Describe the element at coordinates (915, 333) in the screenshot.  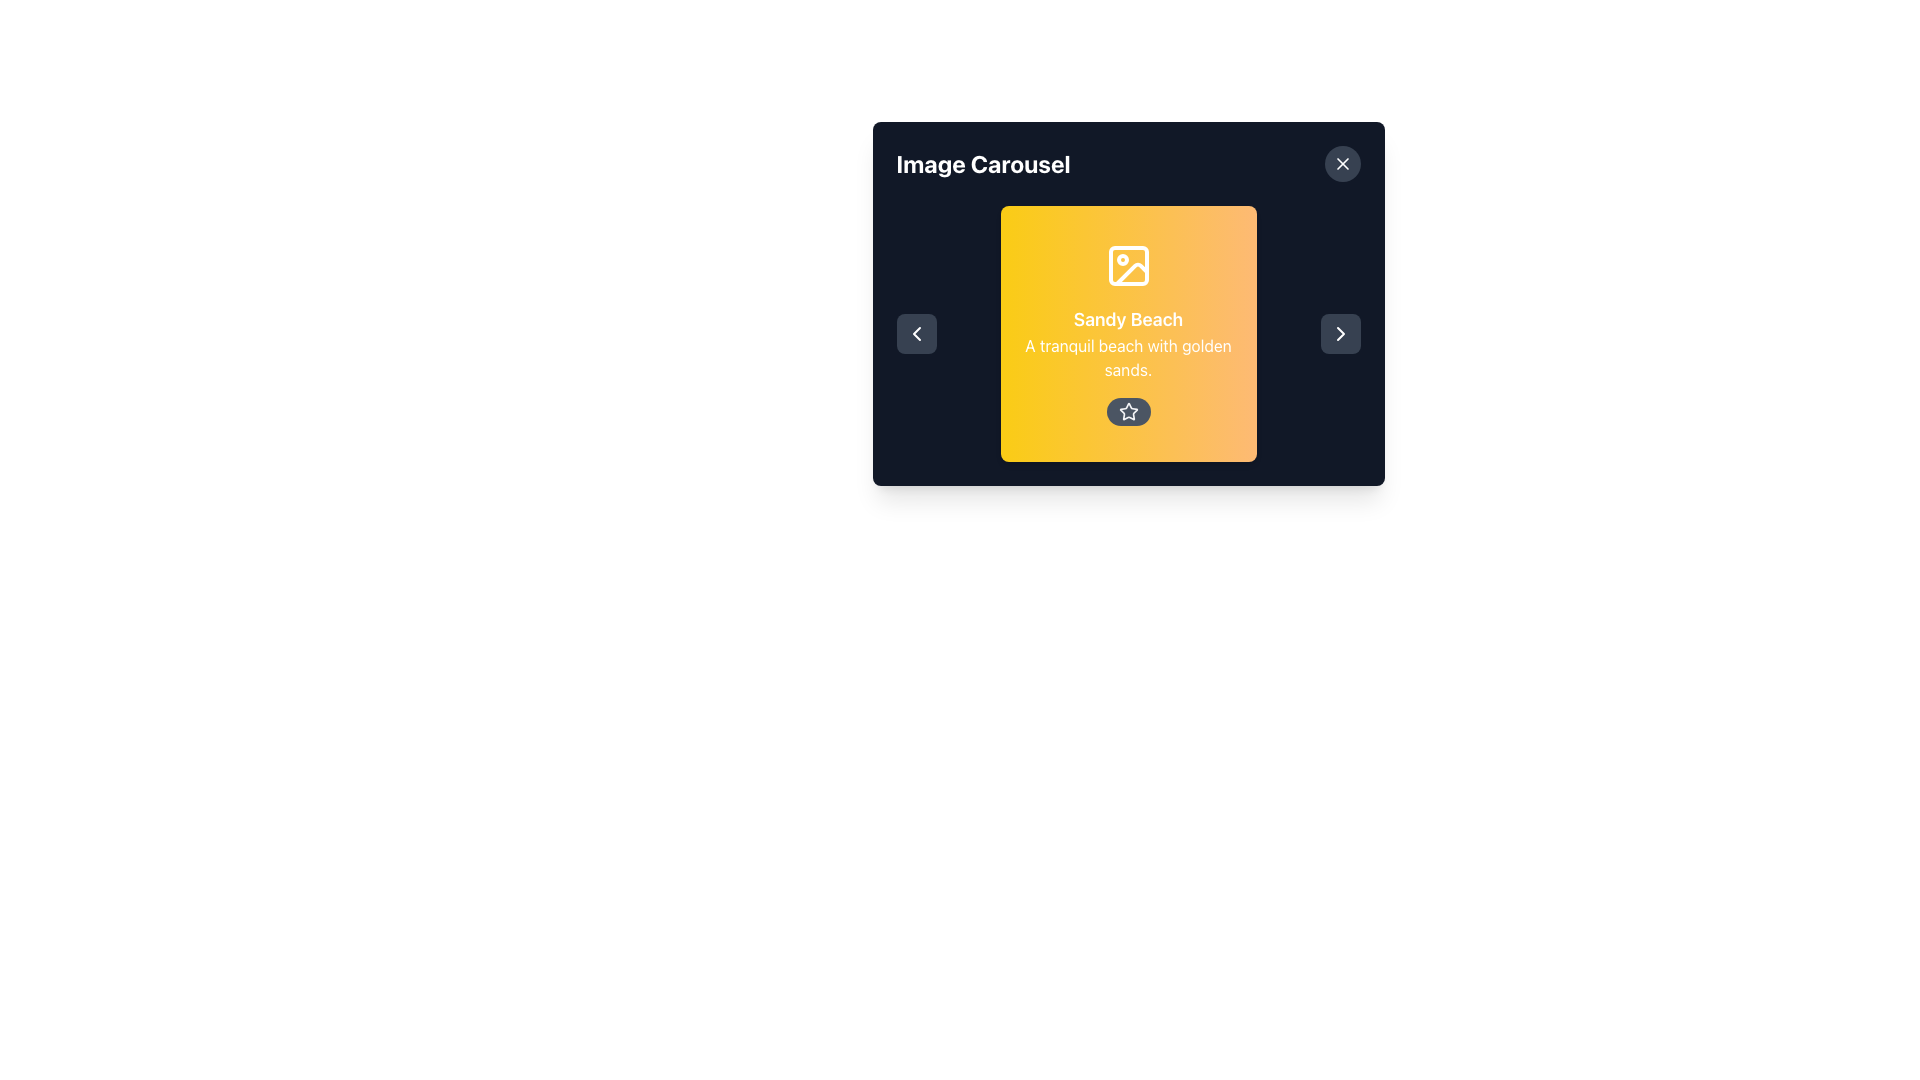
I see `the leftward-pointing chevron icon located at the center of the rounded square-shaped button on the left side of the image carousel` at that location.